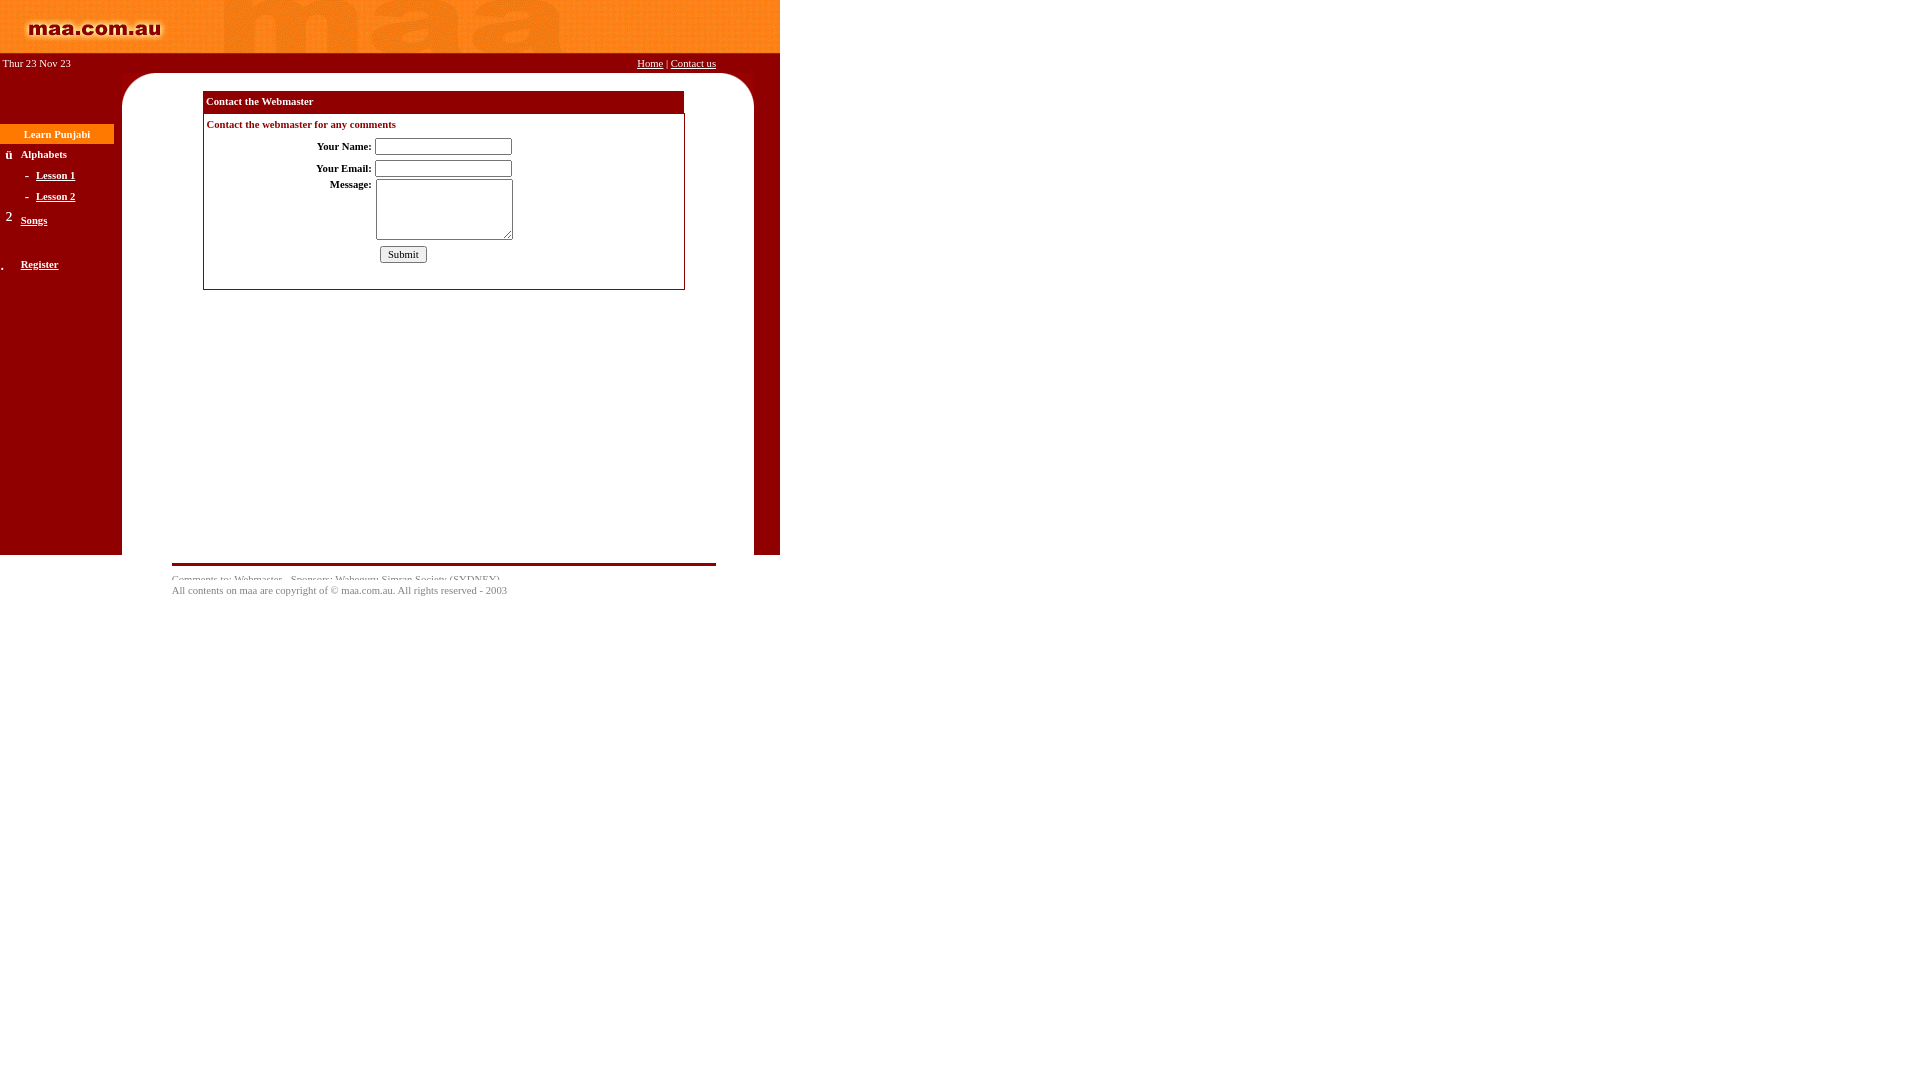 The width and height of the screenshot is (1920, 1080). I want to click on 'Songs', so click(34, 219).